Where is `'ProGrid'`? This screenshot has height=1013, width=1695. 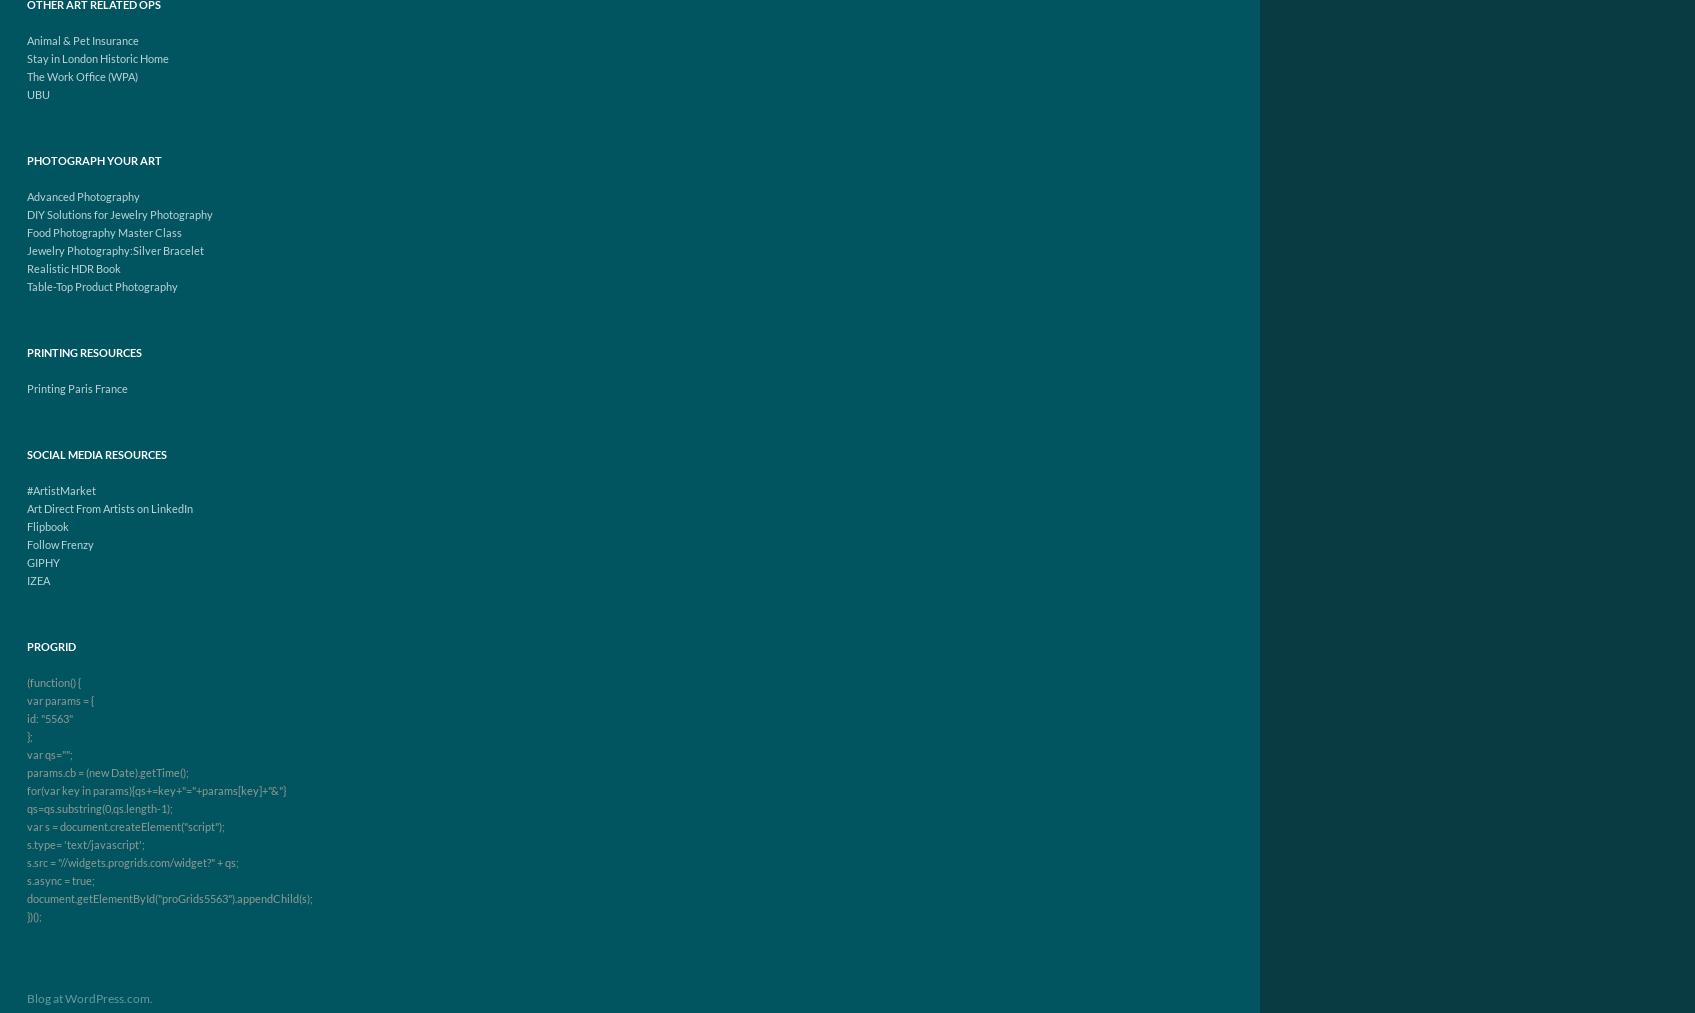 'ProGrid' is located at coordinates (51, 645).